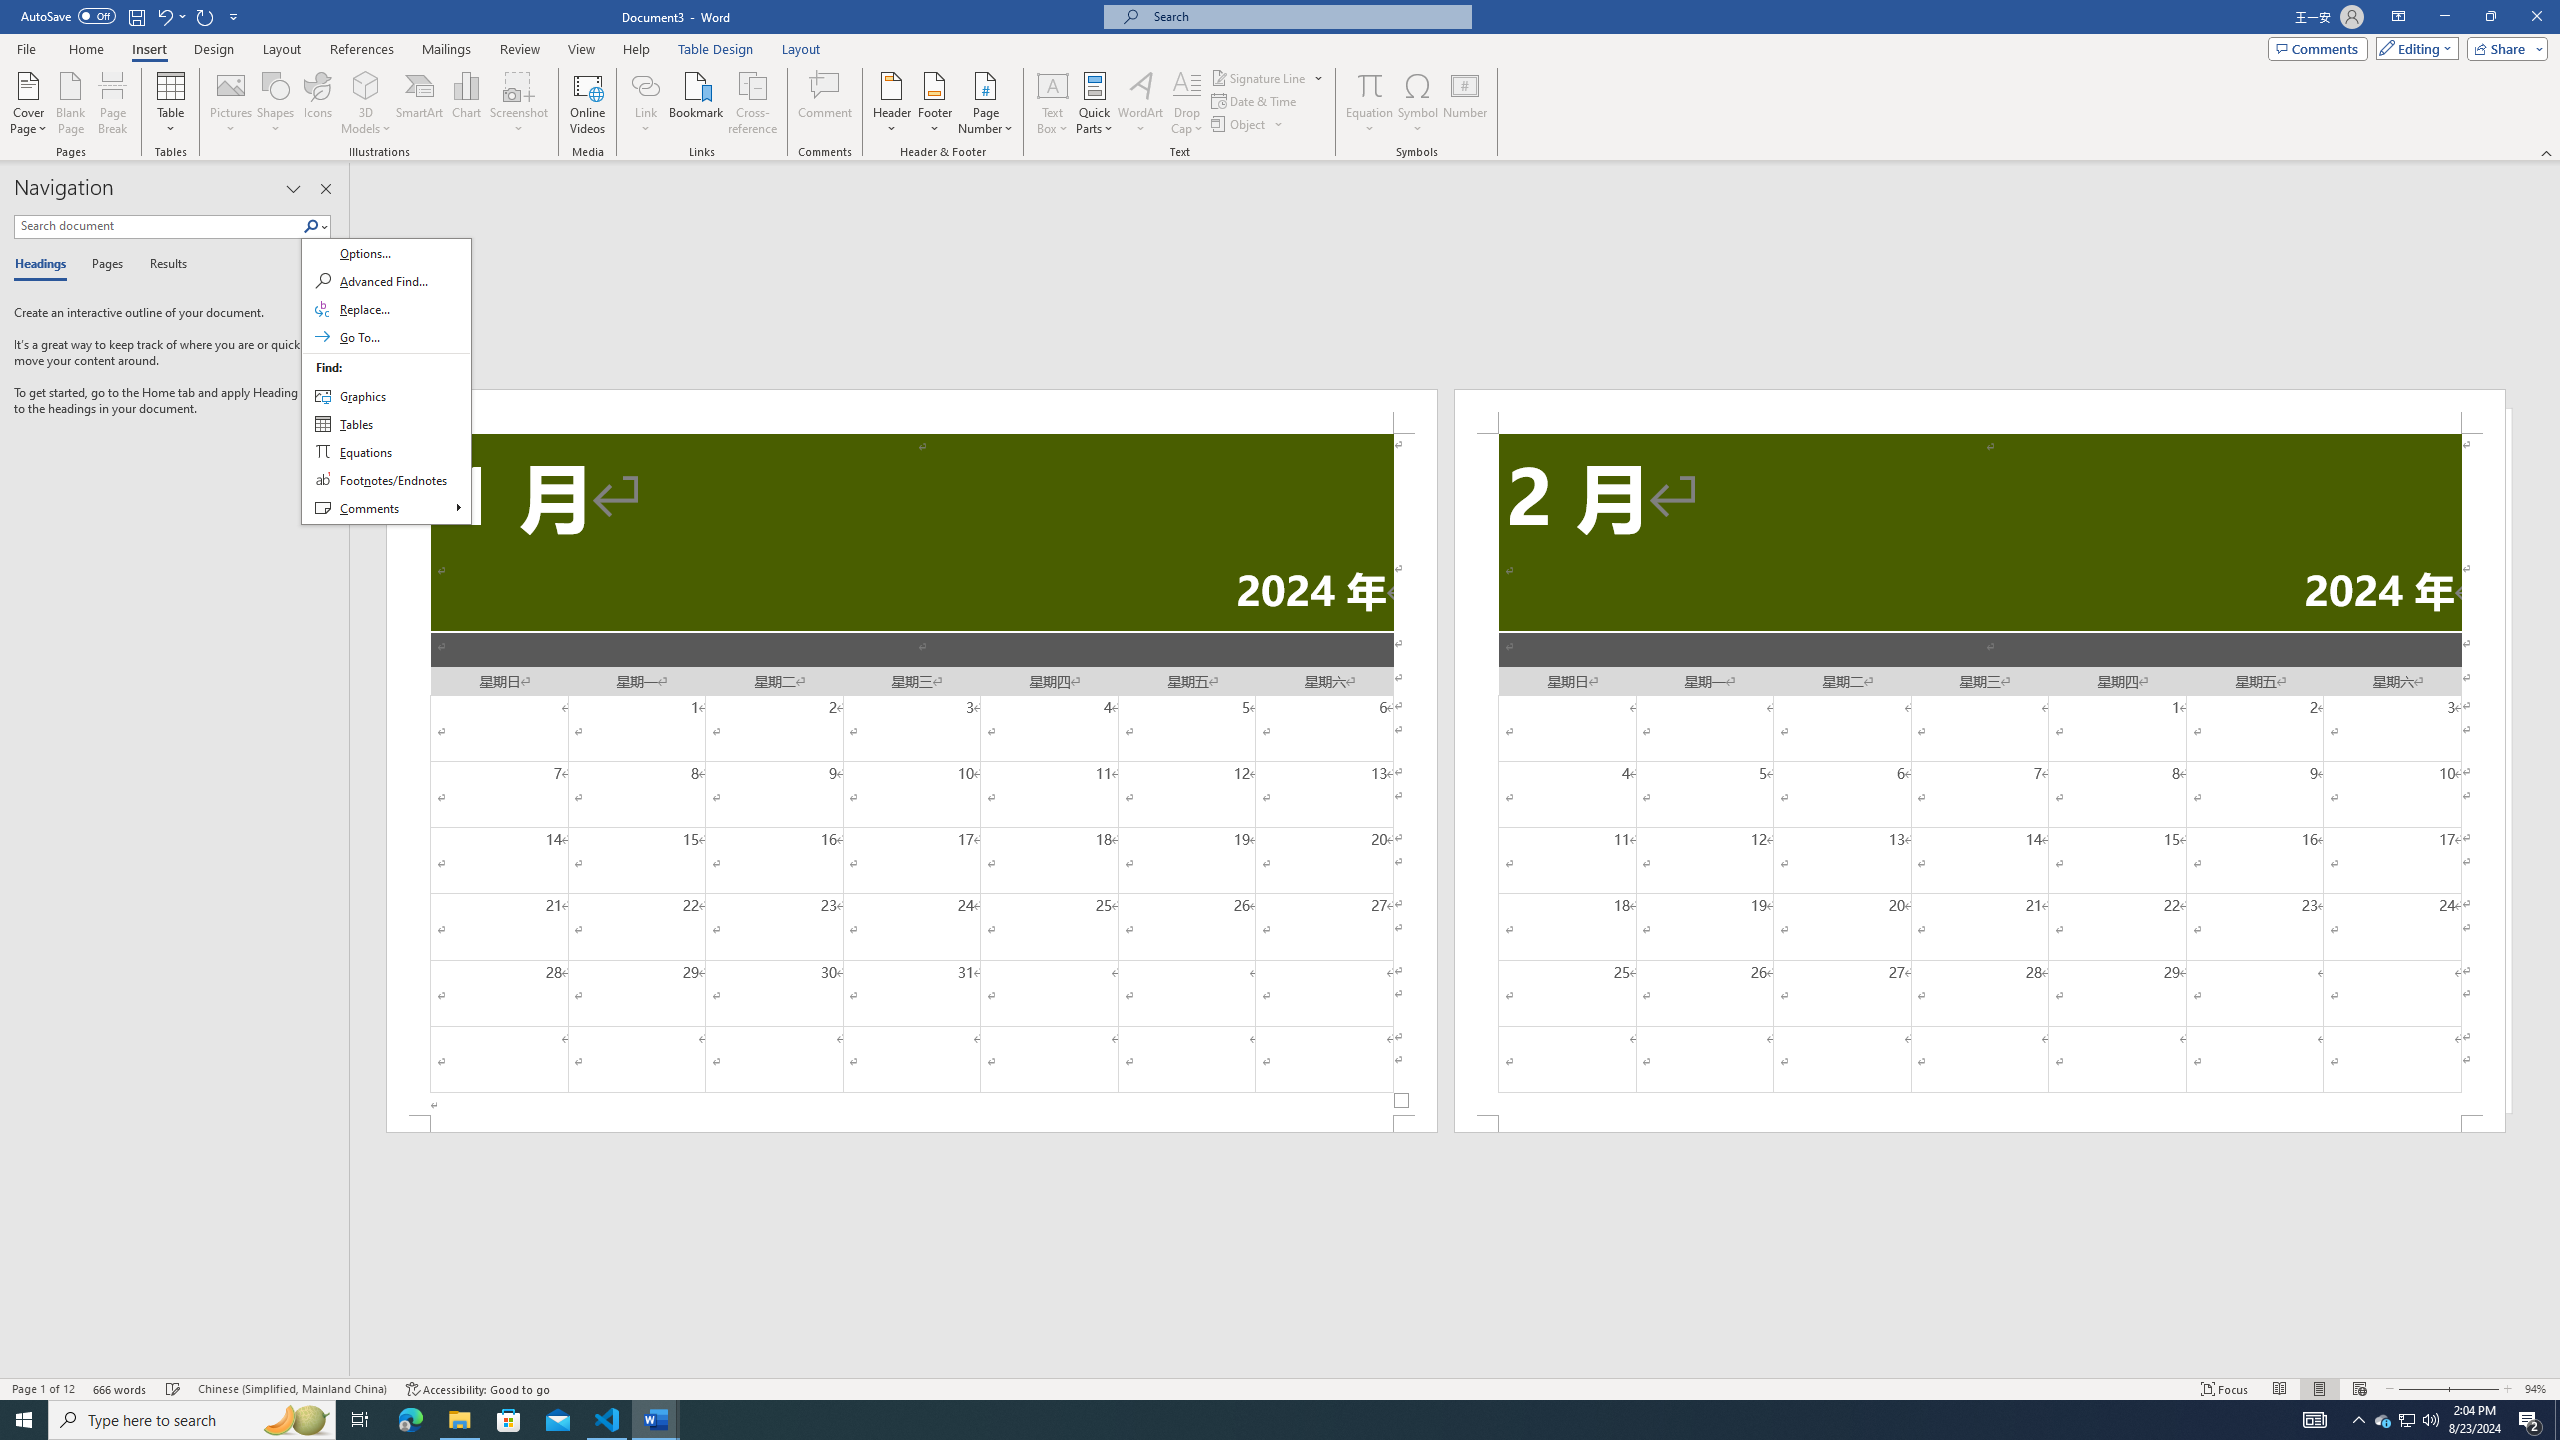 The height and width of the screenshot is (1440, 2560). What do you see at coordinates (1369, 103) in the screenshot?
I see `'Equation'` at bounding box center [1369, 103].